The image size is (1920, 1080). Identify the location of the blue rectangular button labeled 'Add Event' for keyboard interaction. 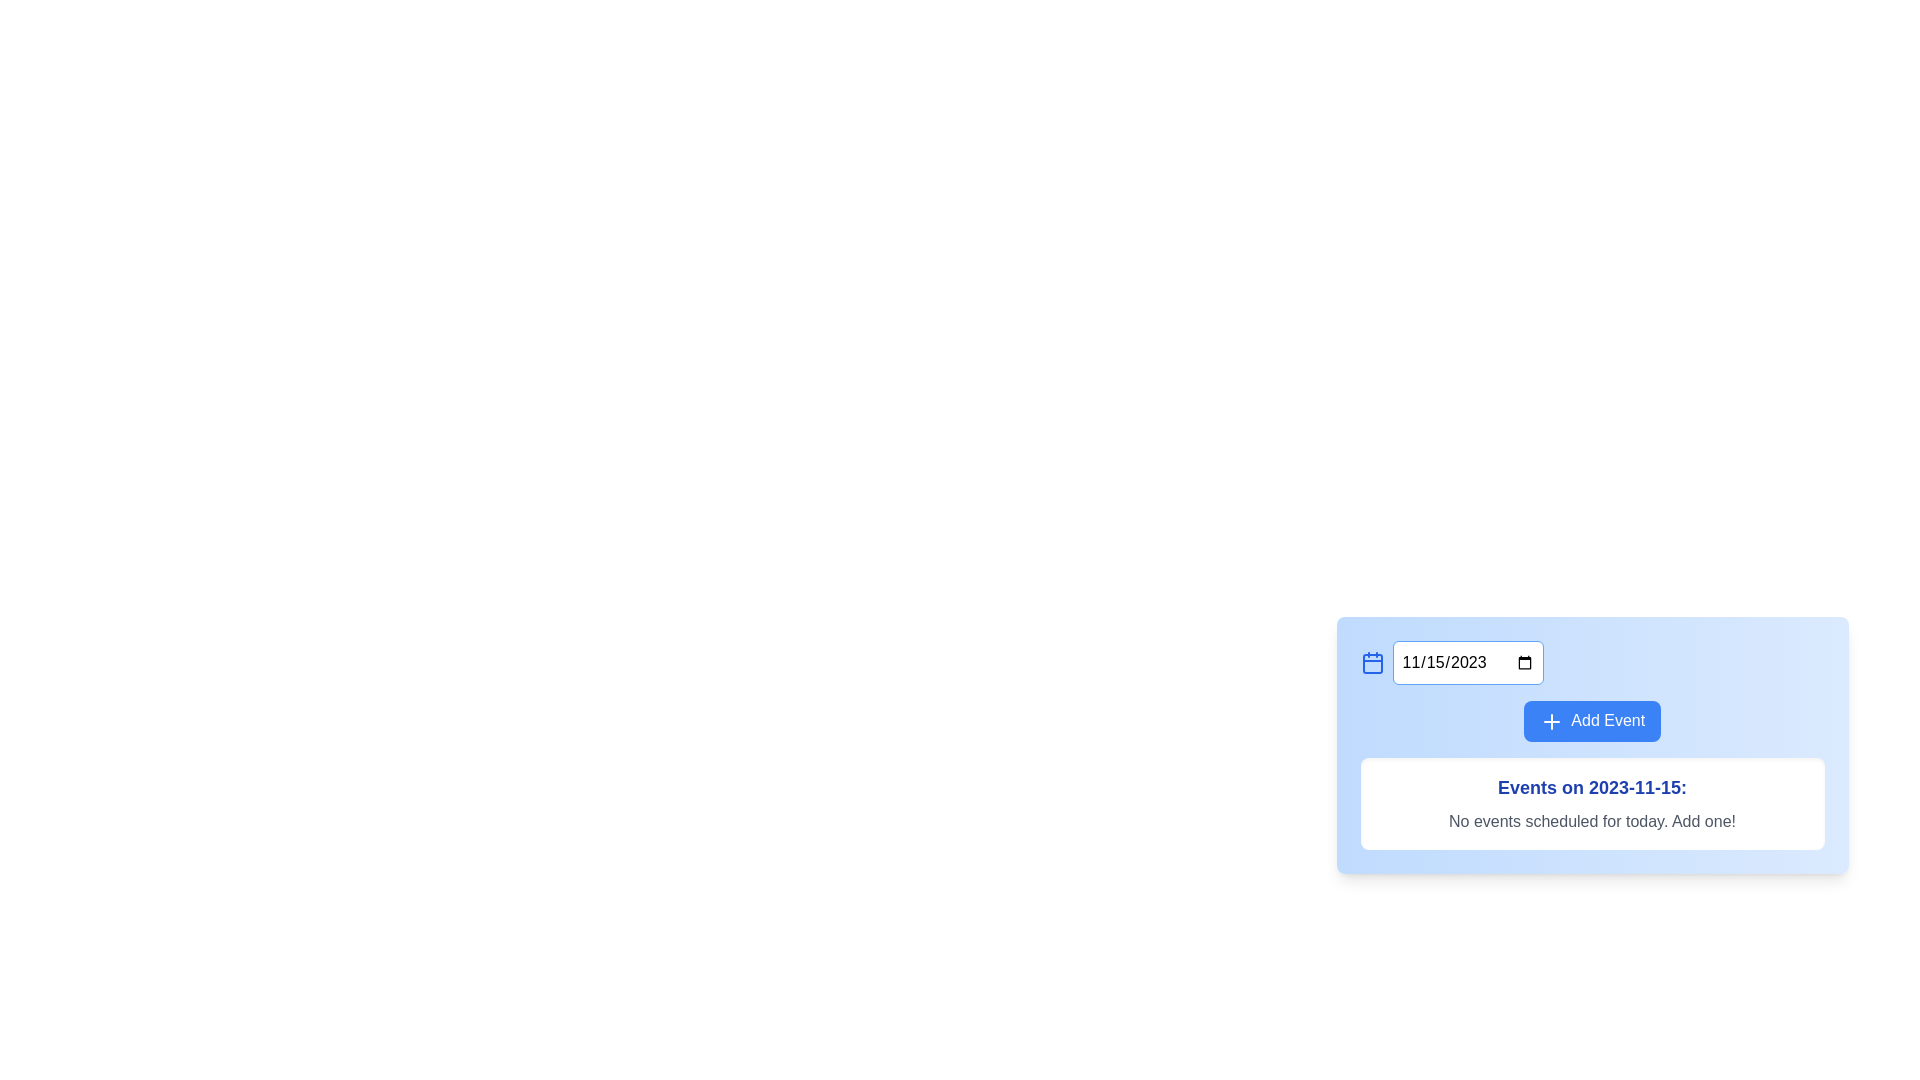
(1591, 721).